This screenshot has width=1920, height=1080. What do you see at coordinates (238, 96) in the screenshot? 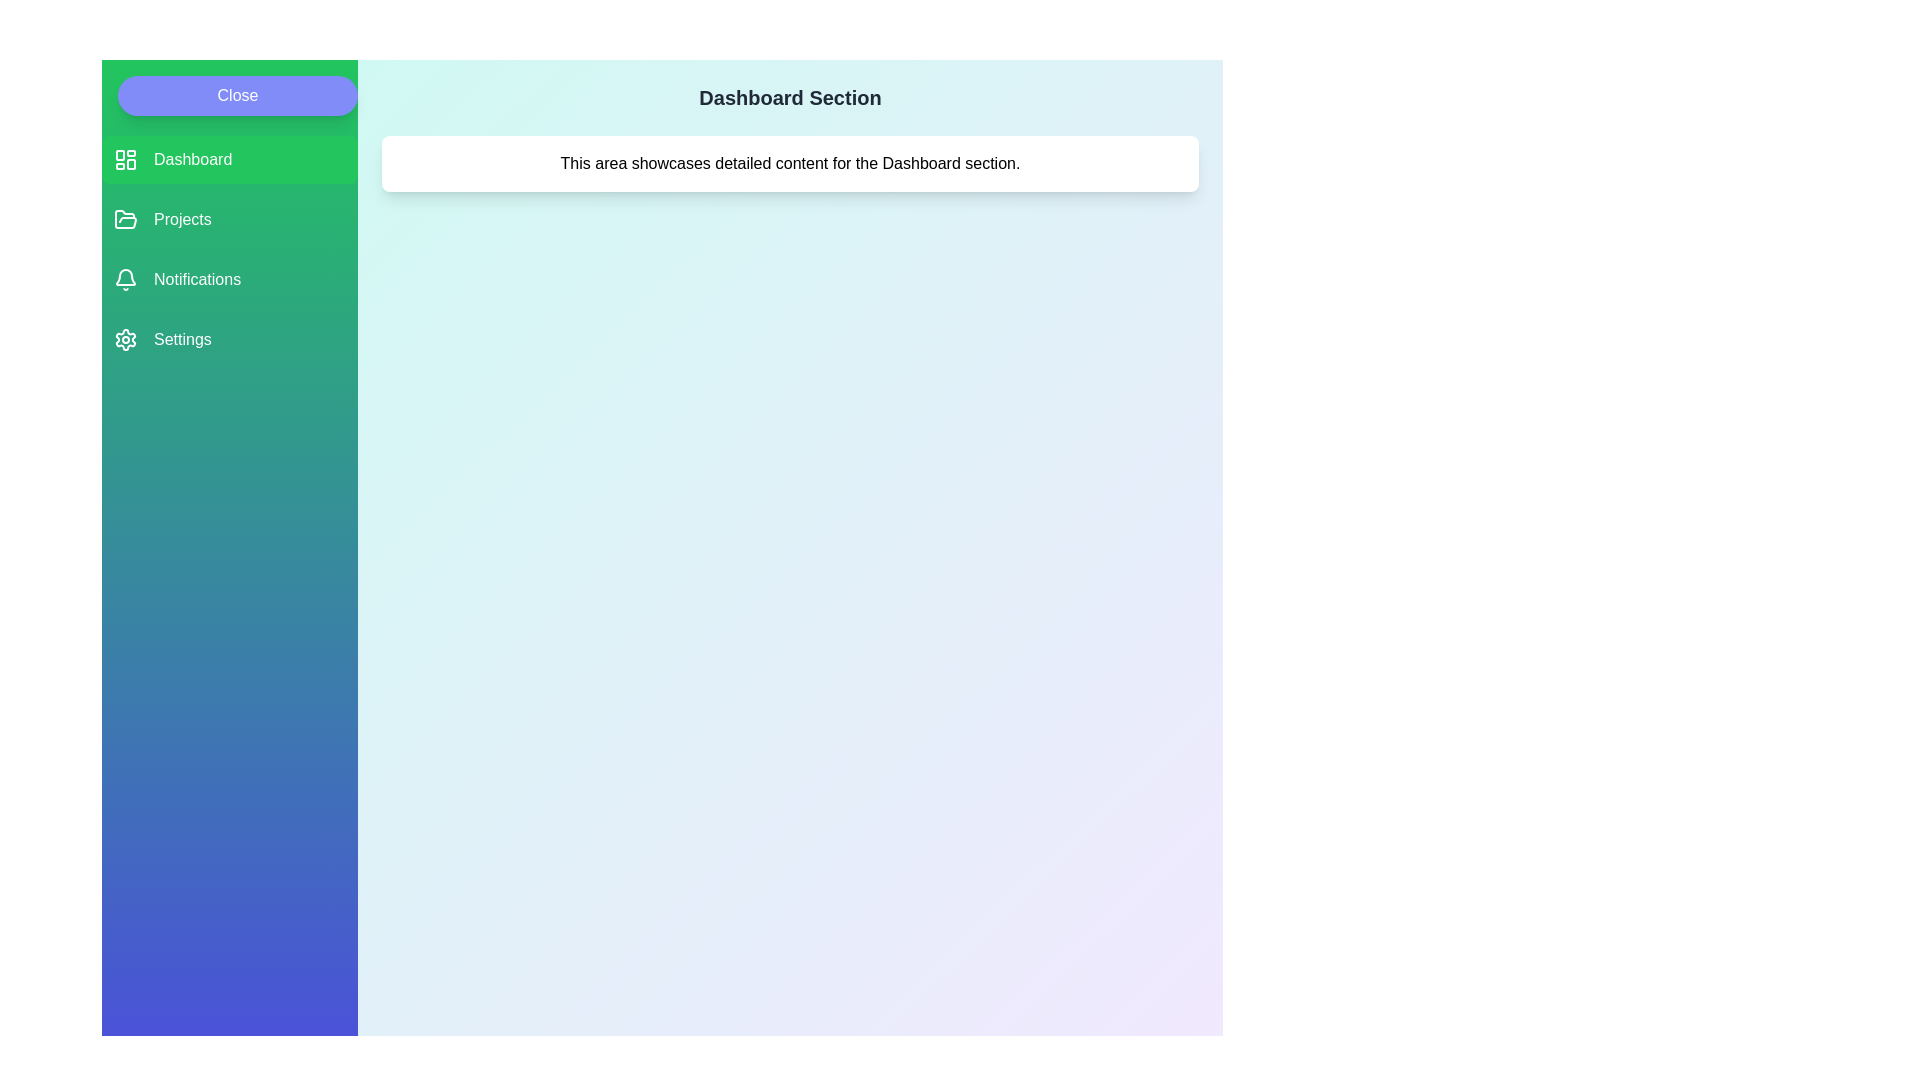
I see `the button labeled 'Close' to toggle the drawer's state` at bounding box center [238, 96].